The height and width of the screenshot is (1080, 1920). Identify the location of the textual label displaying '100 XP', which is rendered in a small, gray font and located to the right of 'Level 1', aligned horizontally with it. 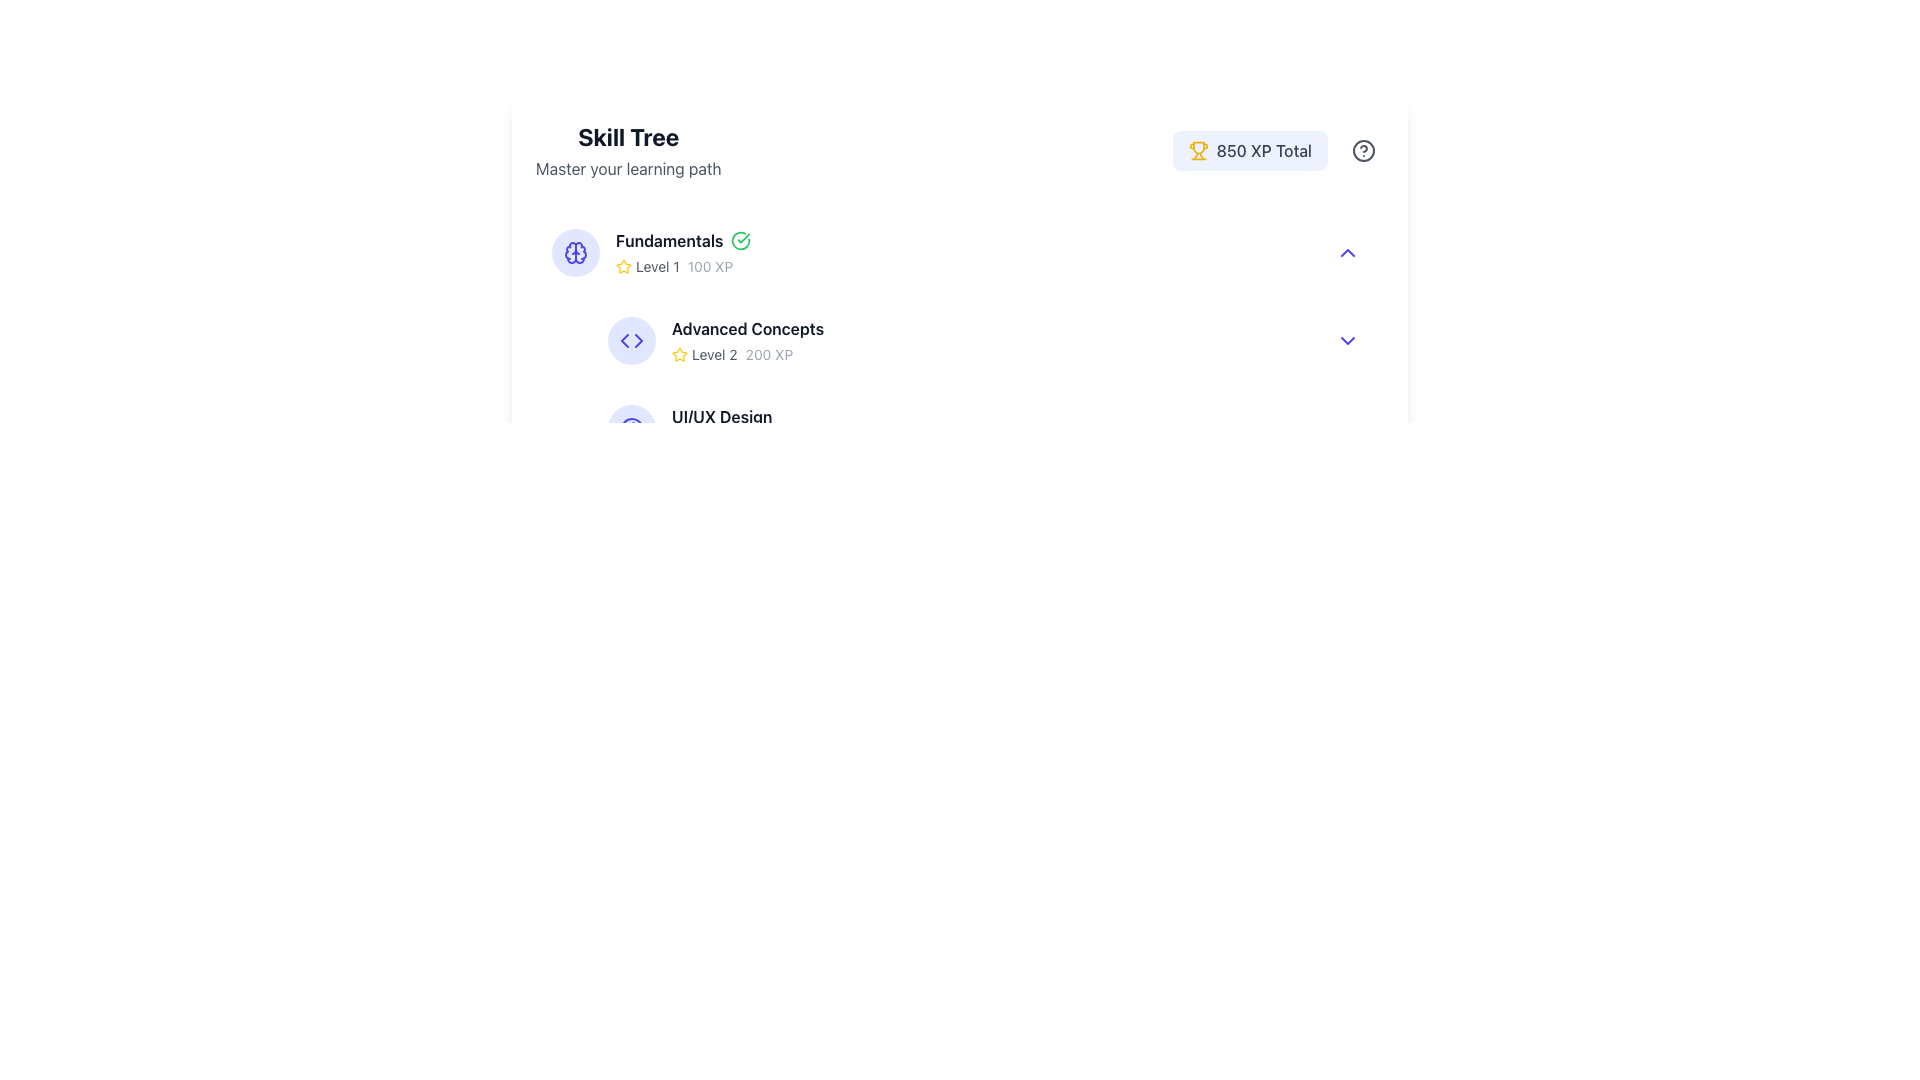
(710, 265).